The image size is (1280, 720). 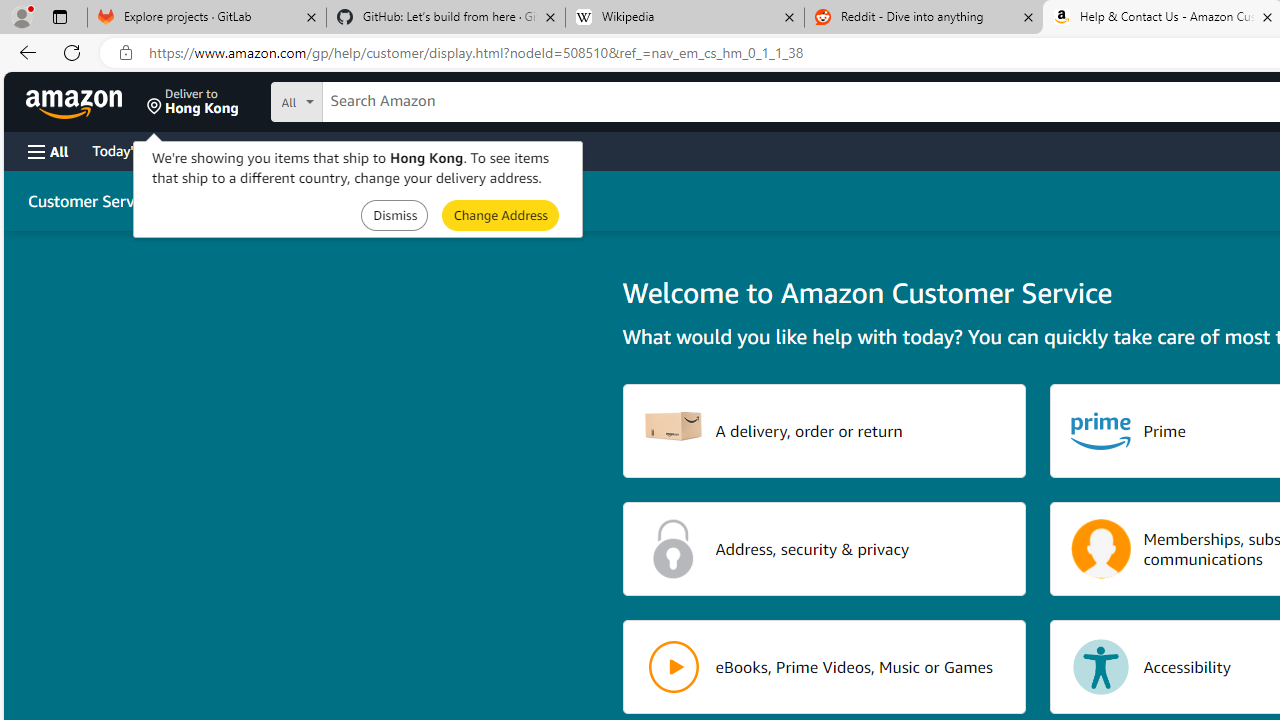 What do you see at coordinates (76, 101) in the screenshot?
I see `'Amazon'` at bounding box center [76, 101].